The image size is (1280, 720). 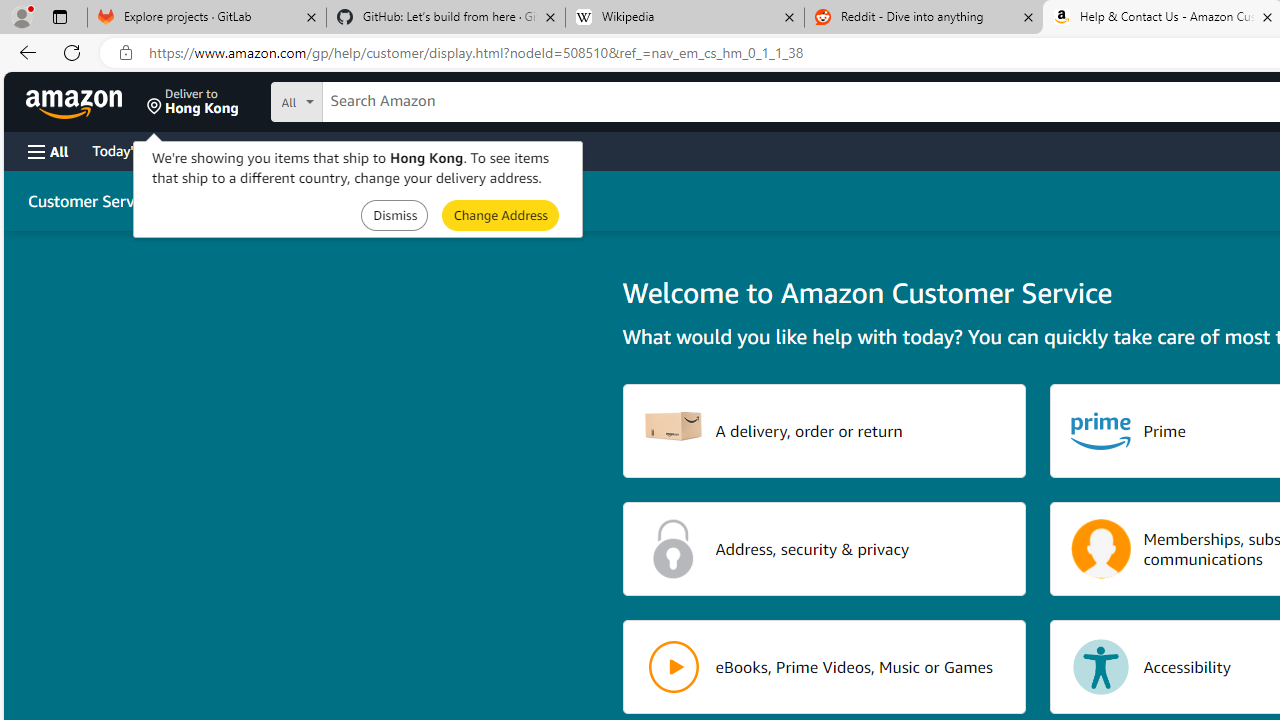 What do you see at coordinates (76, 101) in the screenshot?
I see `'Amazon'` at bounding box center [76, 101].